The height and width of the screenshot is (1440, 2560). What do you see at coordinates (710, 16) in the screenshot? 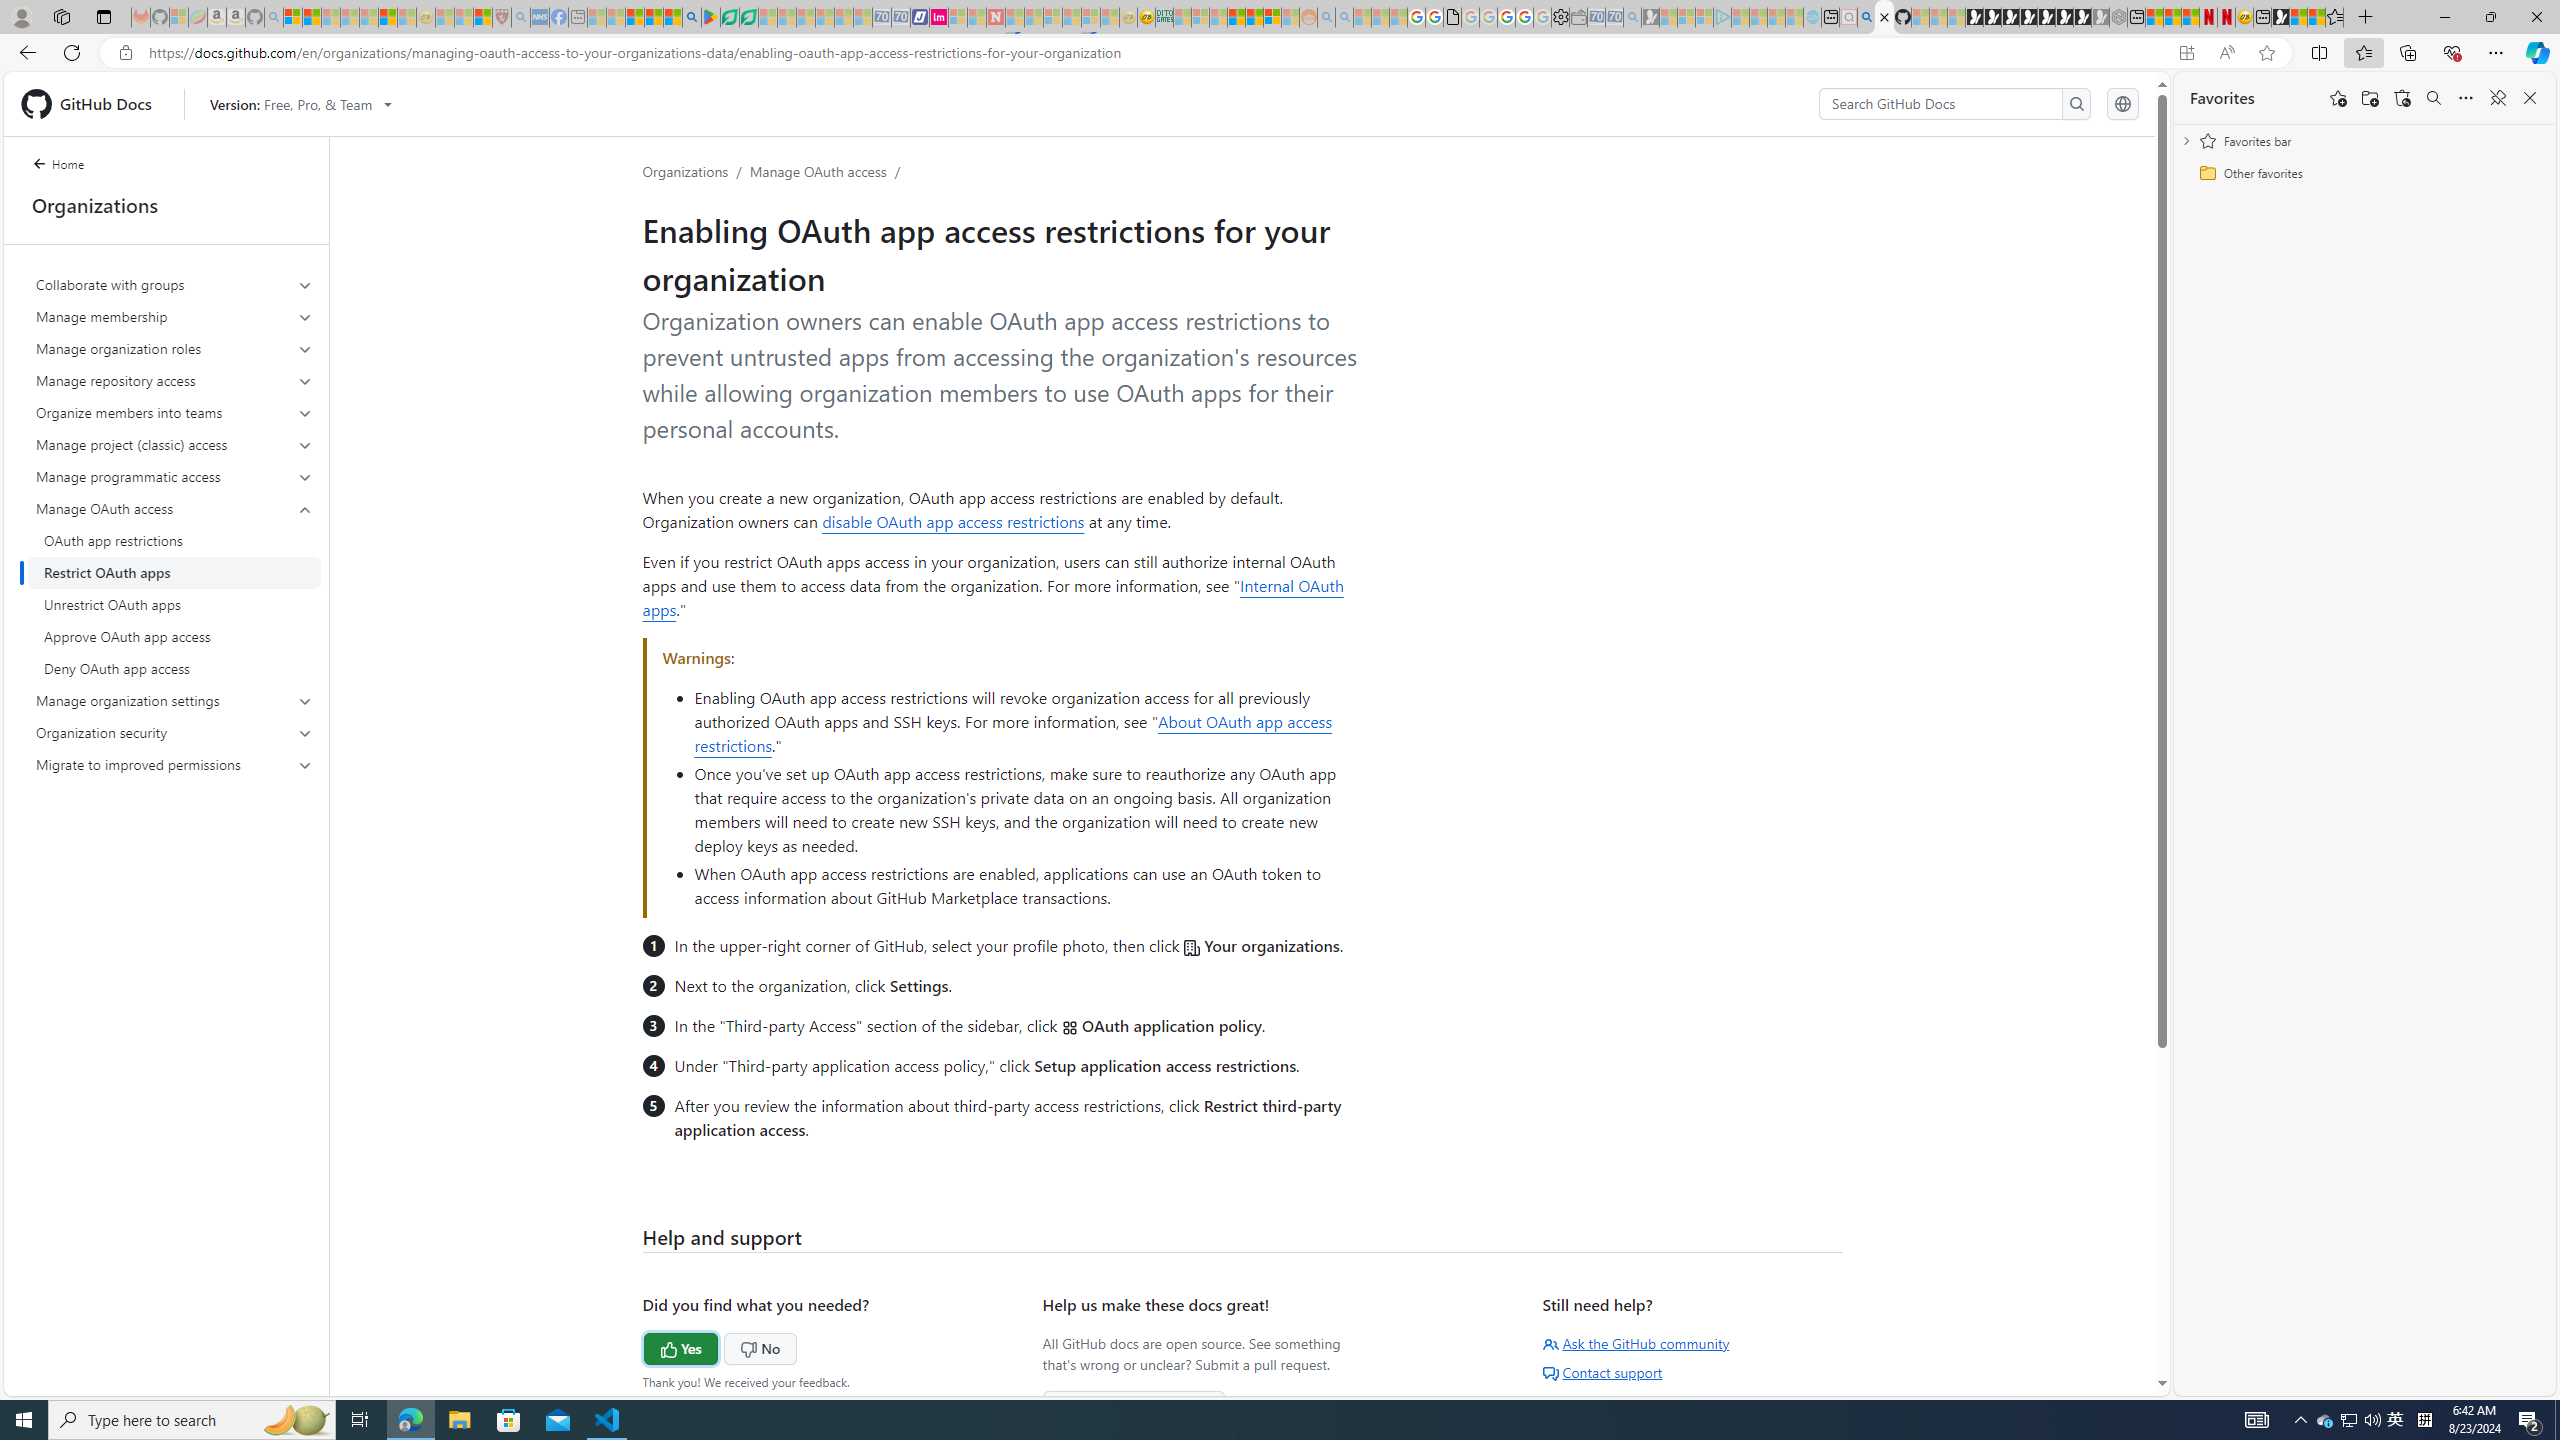
I see `'Bluey: Let'` at bounding box center [710, 16].